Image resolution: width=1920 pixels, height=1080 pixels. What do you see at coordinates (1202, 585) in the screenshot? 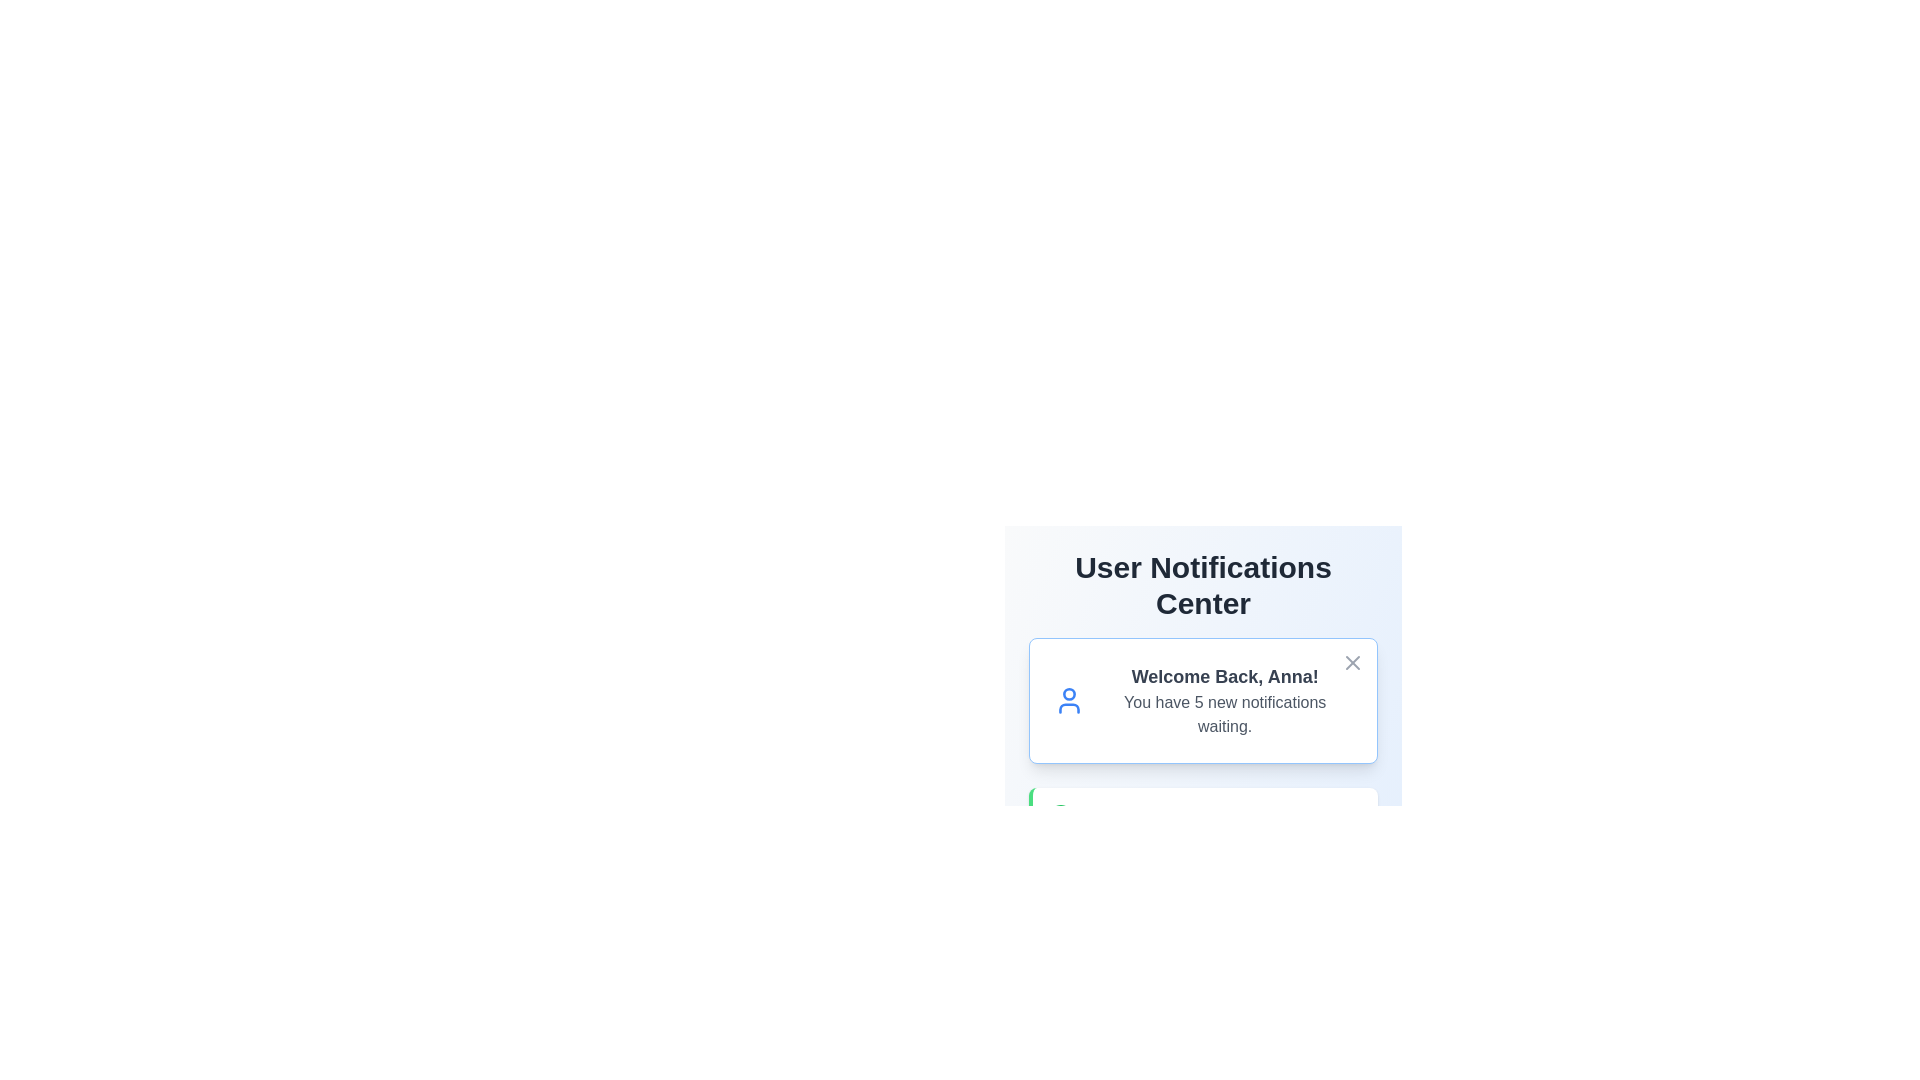
I see `the heading element that reads 'User Notifications Center', which is styled prominently in a large, bold font and is positioned above other content` at bounding box center [1202, 585].